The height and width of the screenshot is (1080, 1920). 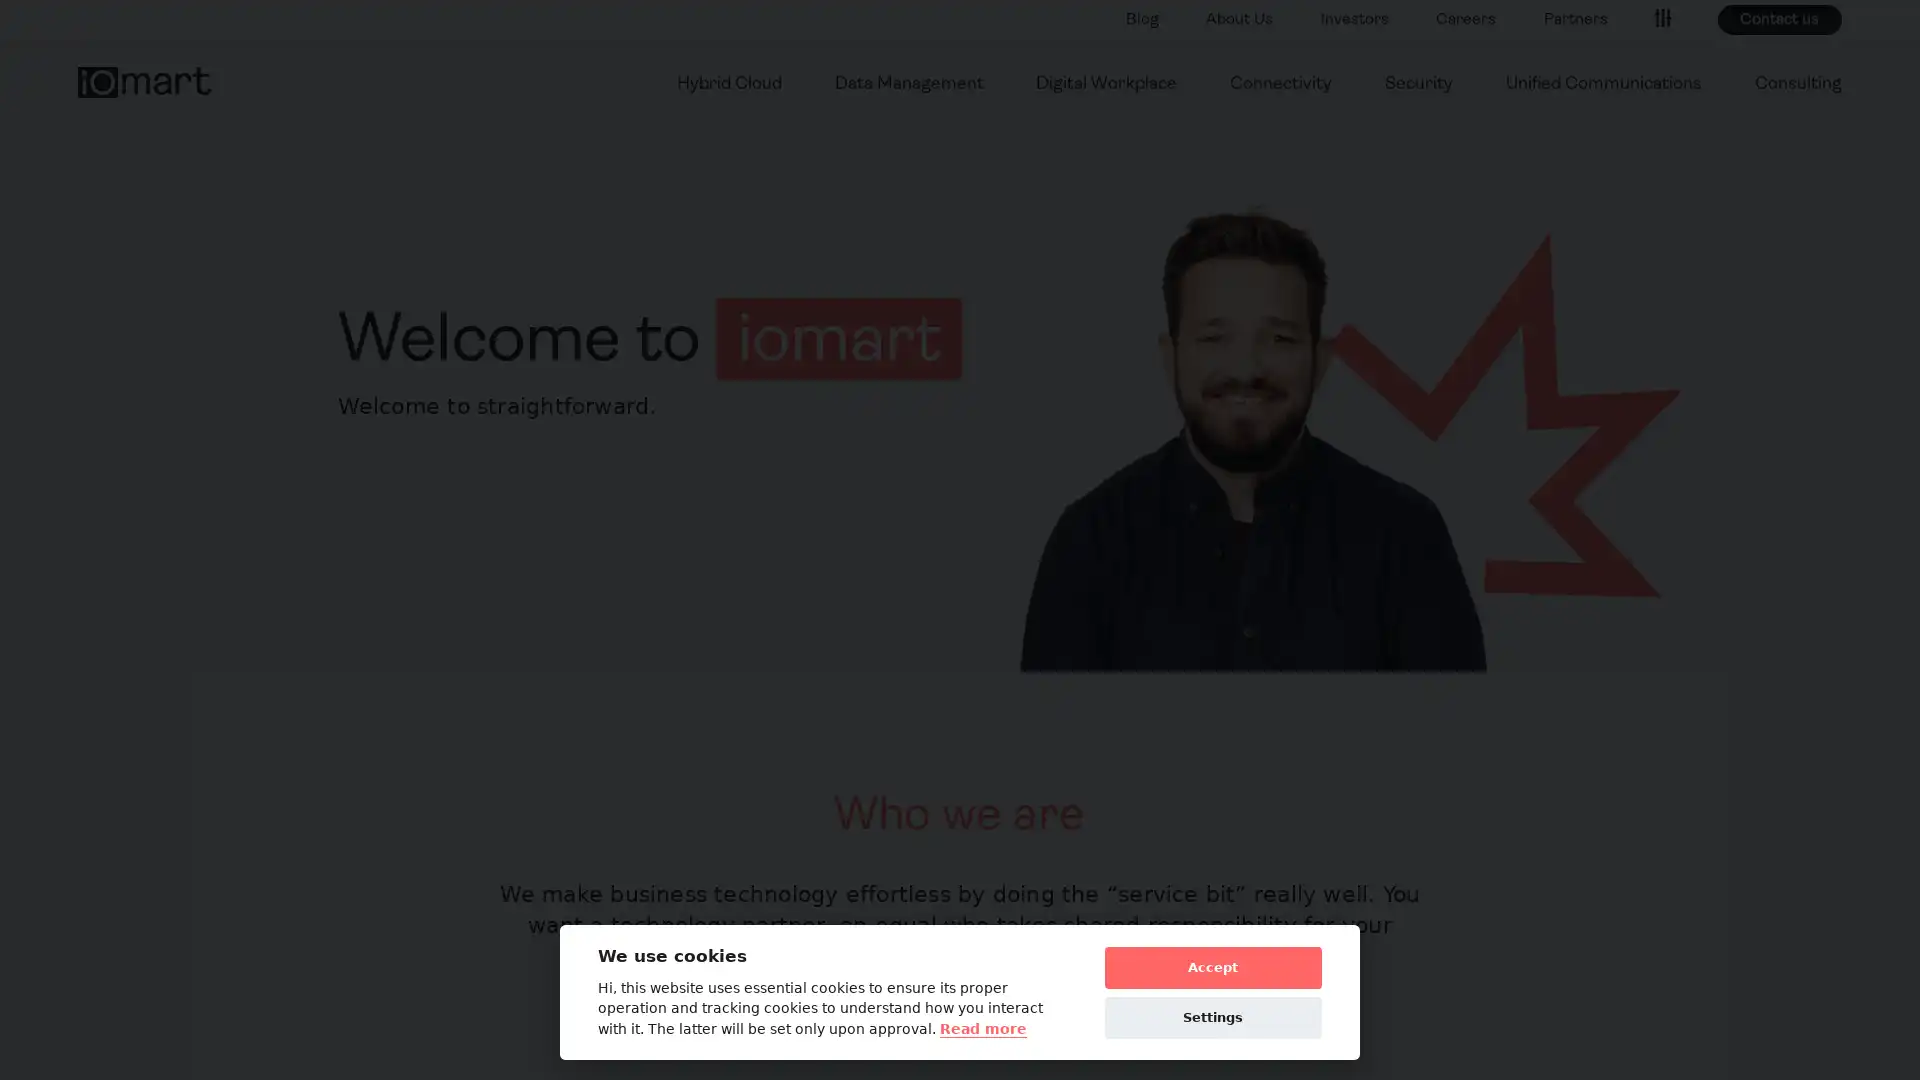 I want to click on Accept, so click(x=1211, y=966).